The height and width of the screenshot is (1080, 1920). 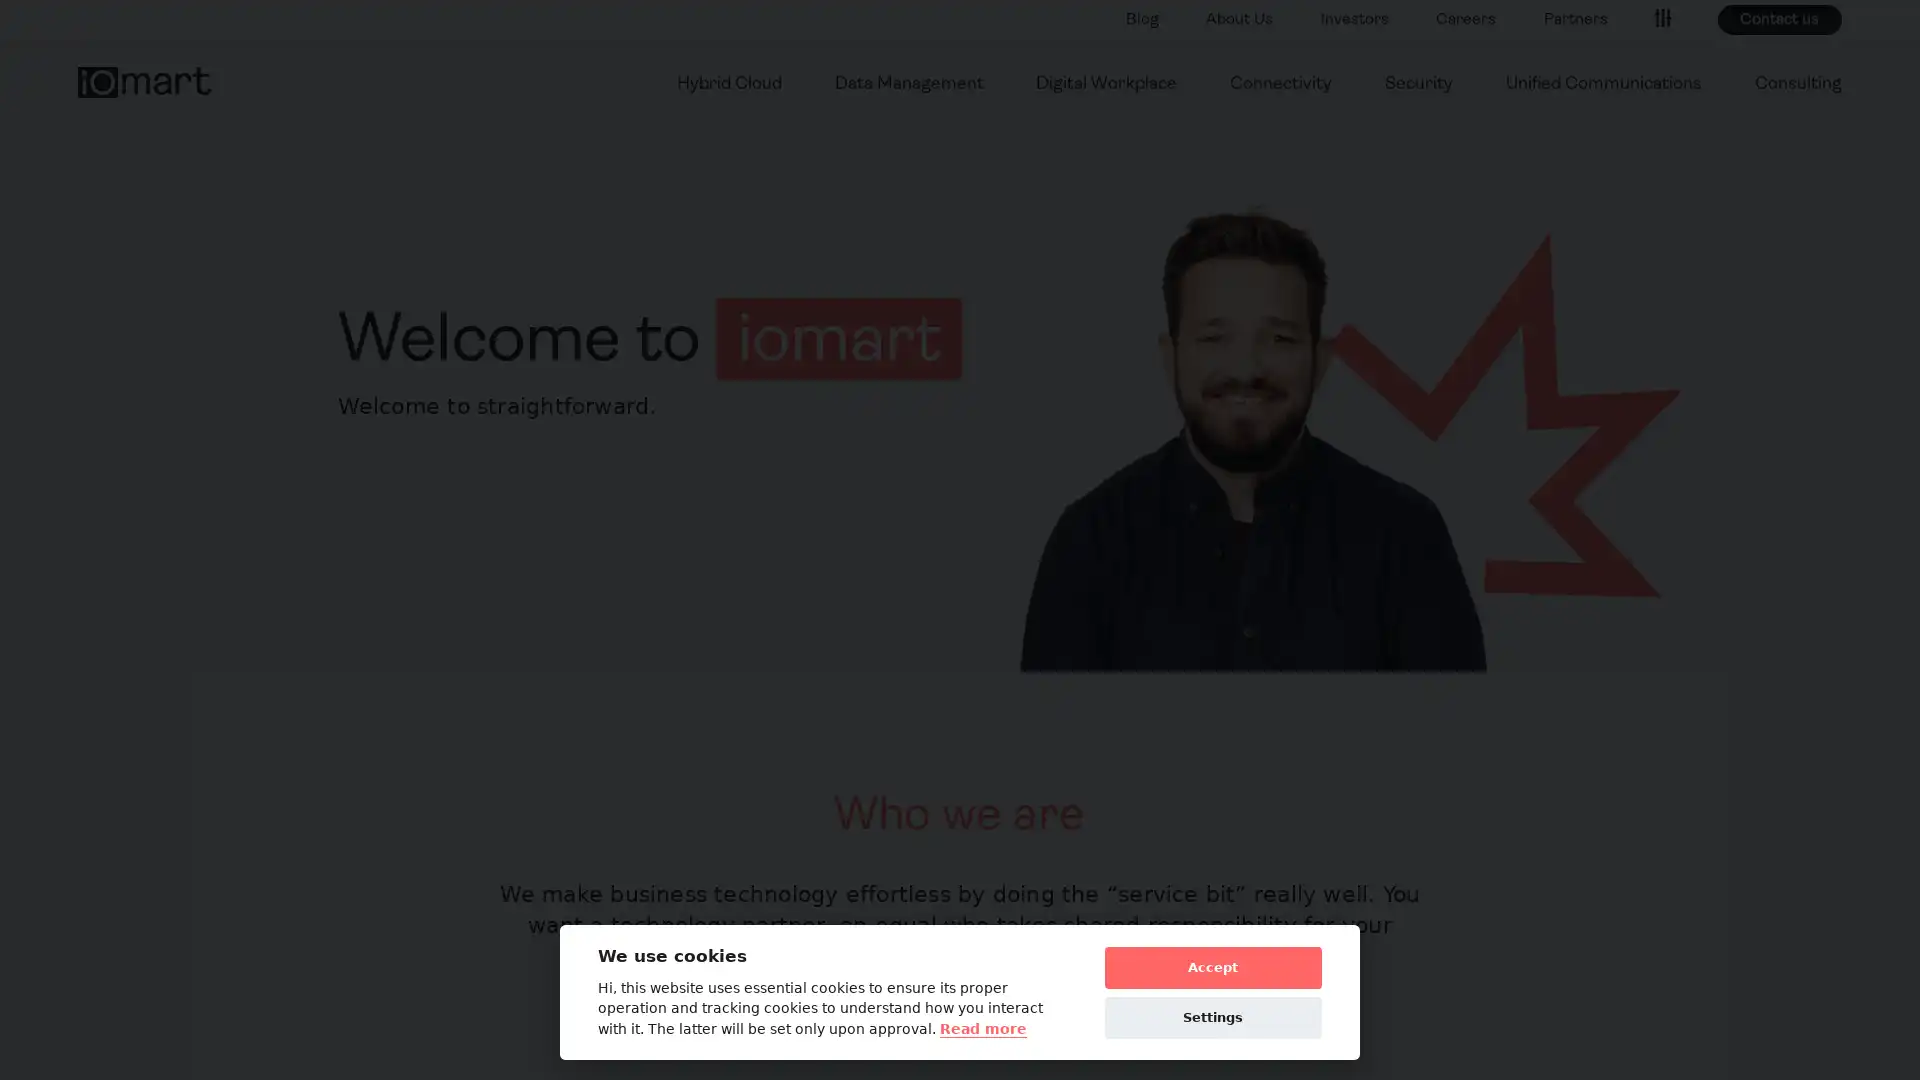 I want to click on Accept, so click(x=1211, y=966).